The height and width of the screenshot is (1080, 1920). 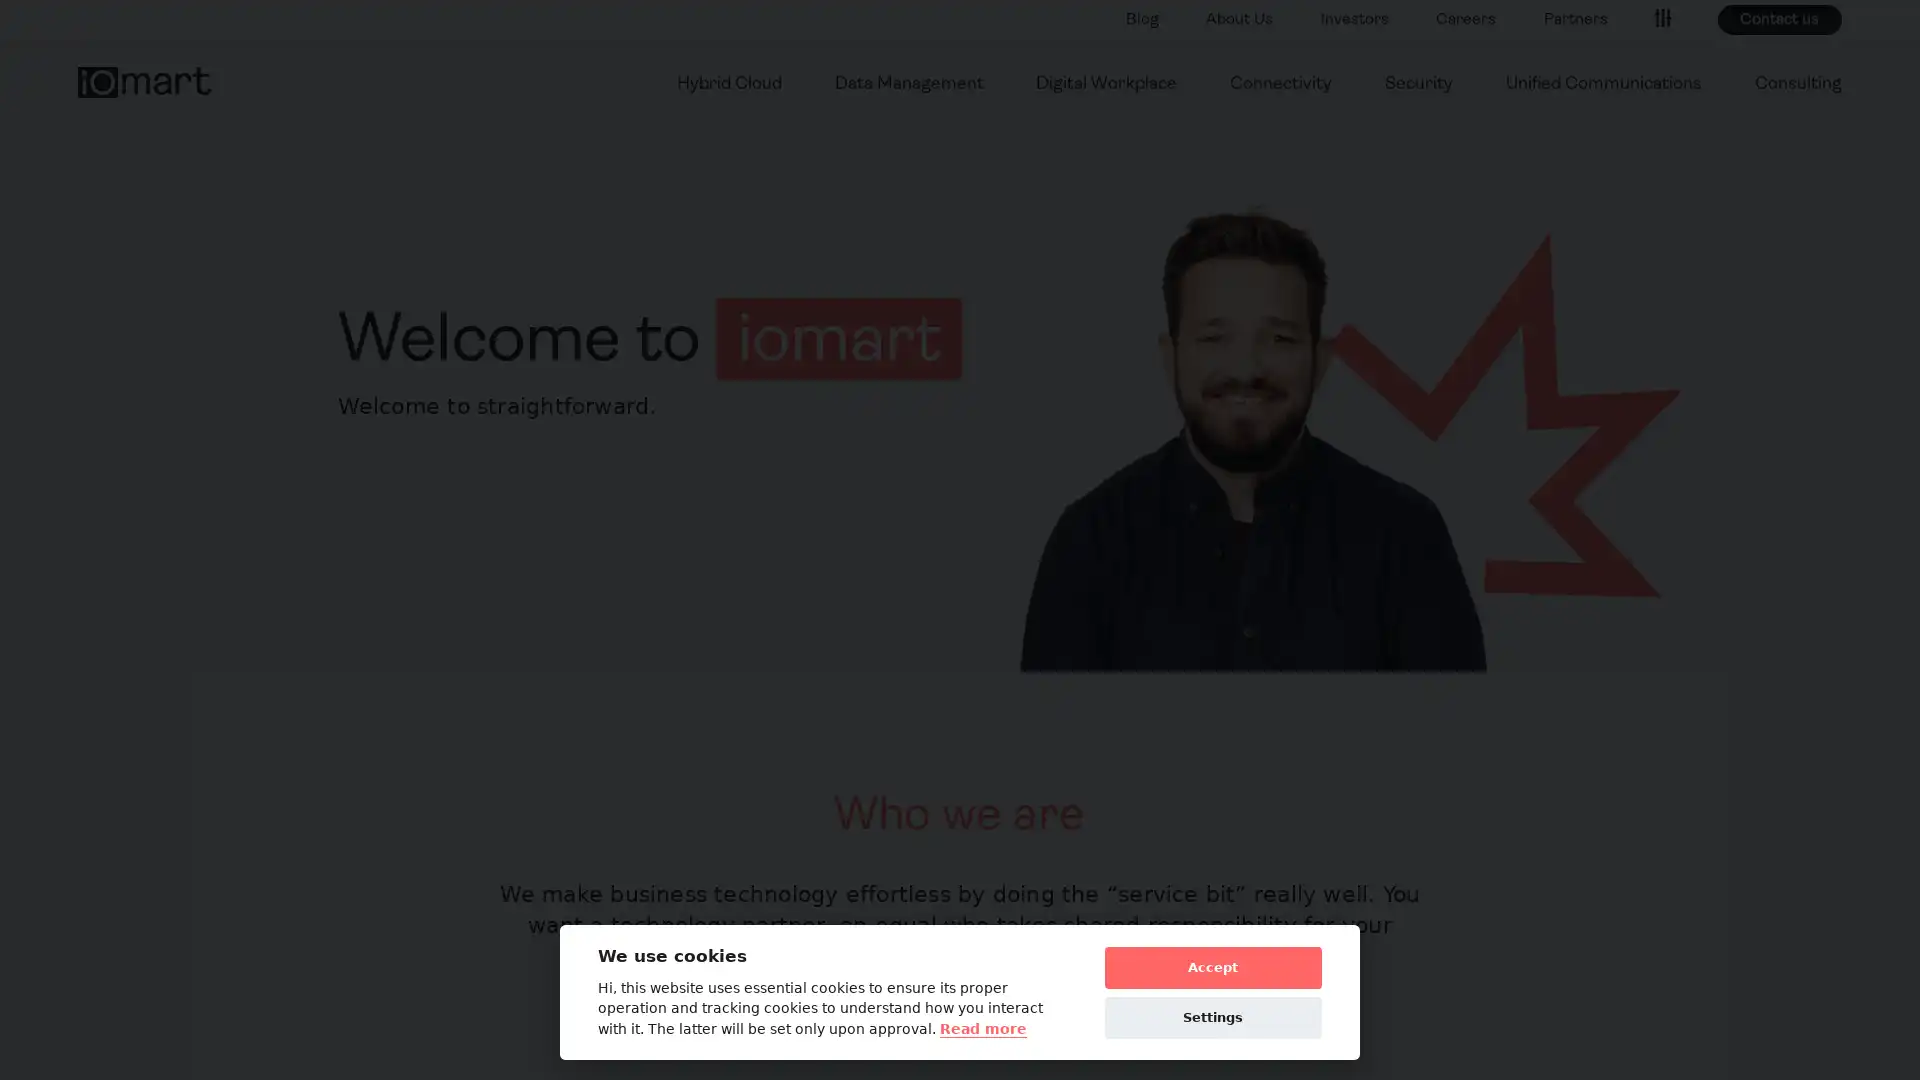 I want to click on Accept, so click(x=1211, y=966).